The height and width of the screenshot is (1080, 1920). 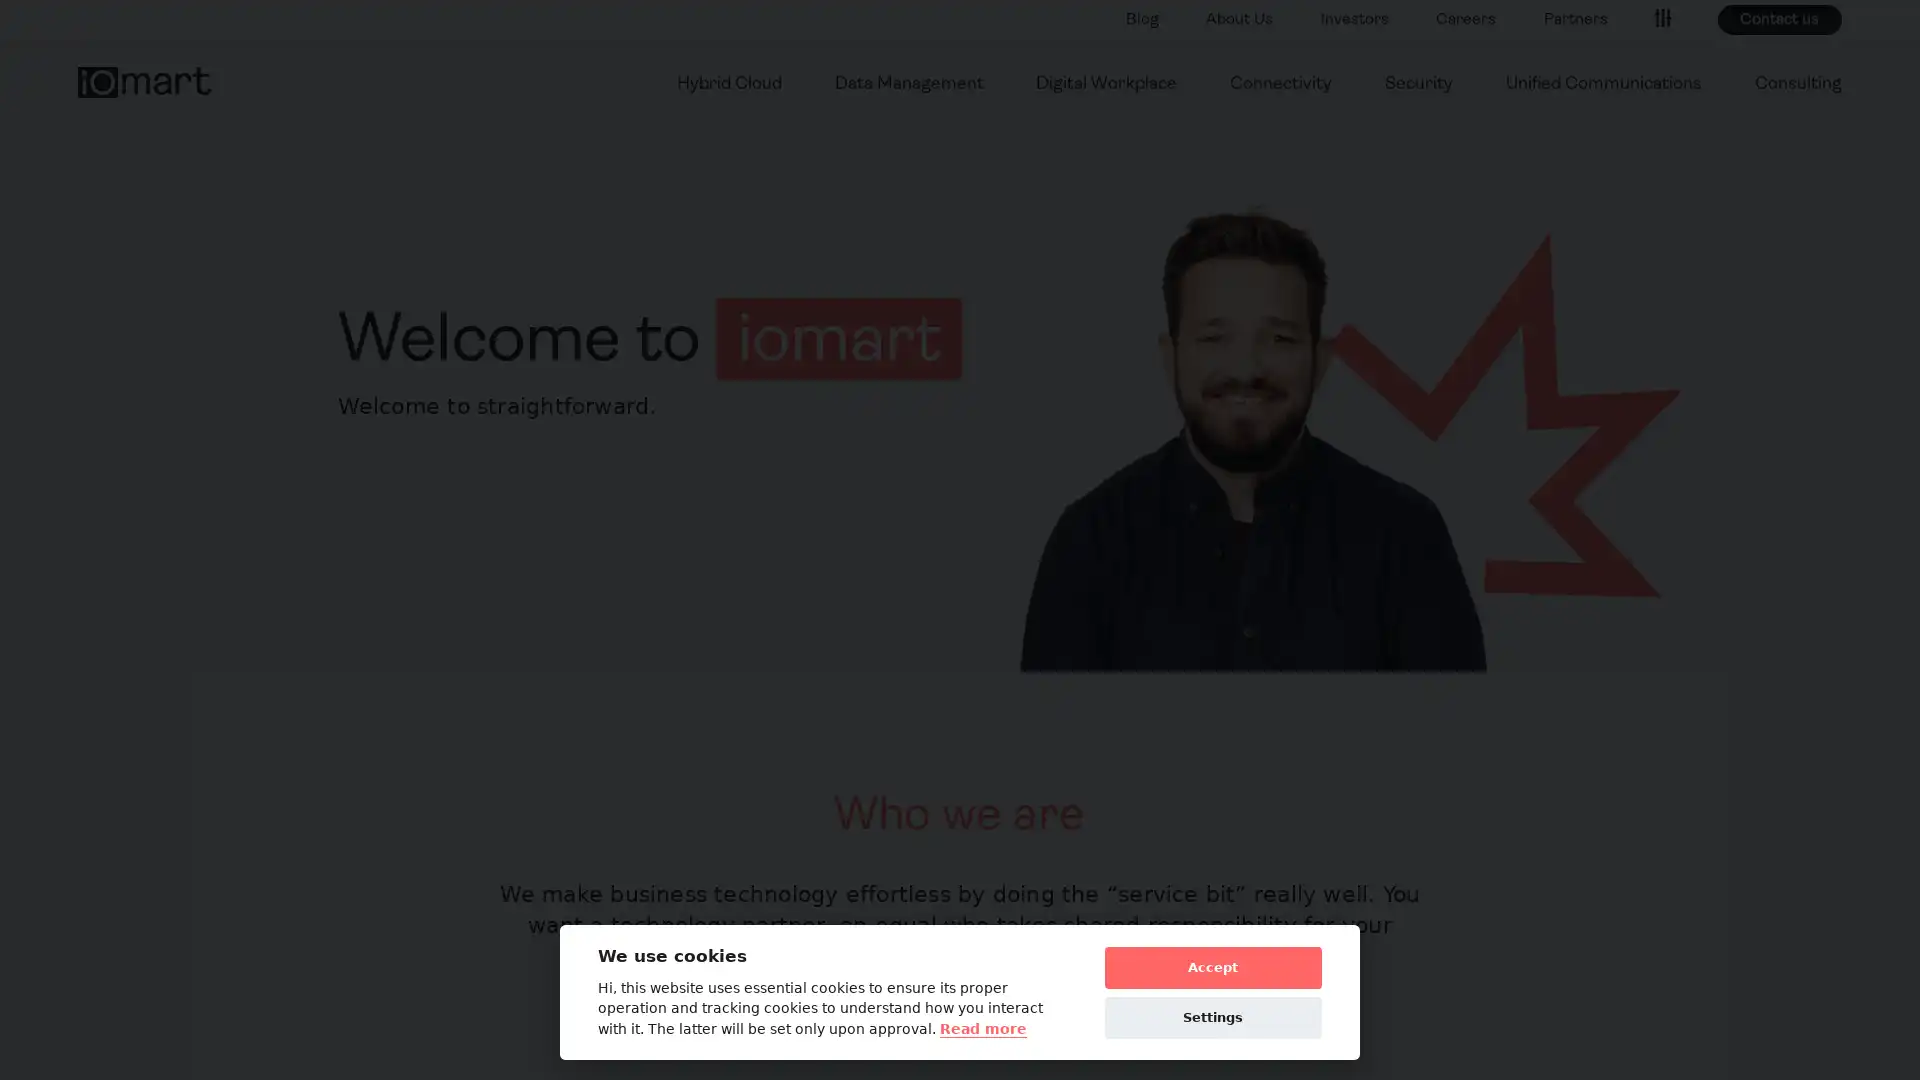 I want to click on Accept, so click(x=1211, y=966).